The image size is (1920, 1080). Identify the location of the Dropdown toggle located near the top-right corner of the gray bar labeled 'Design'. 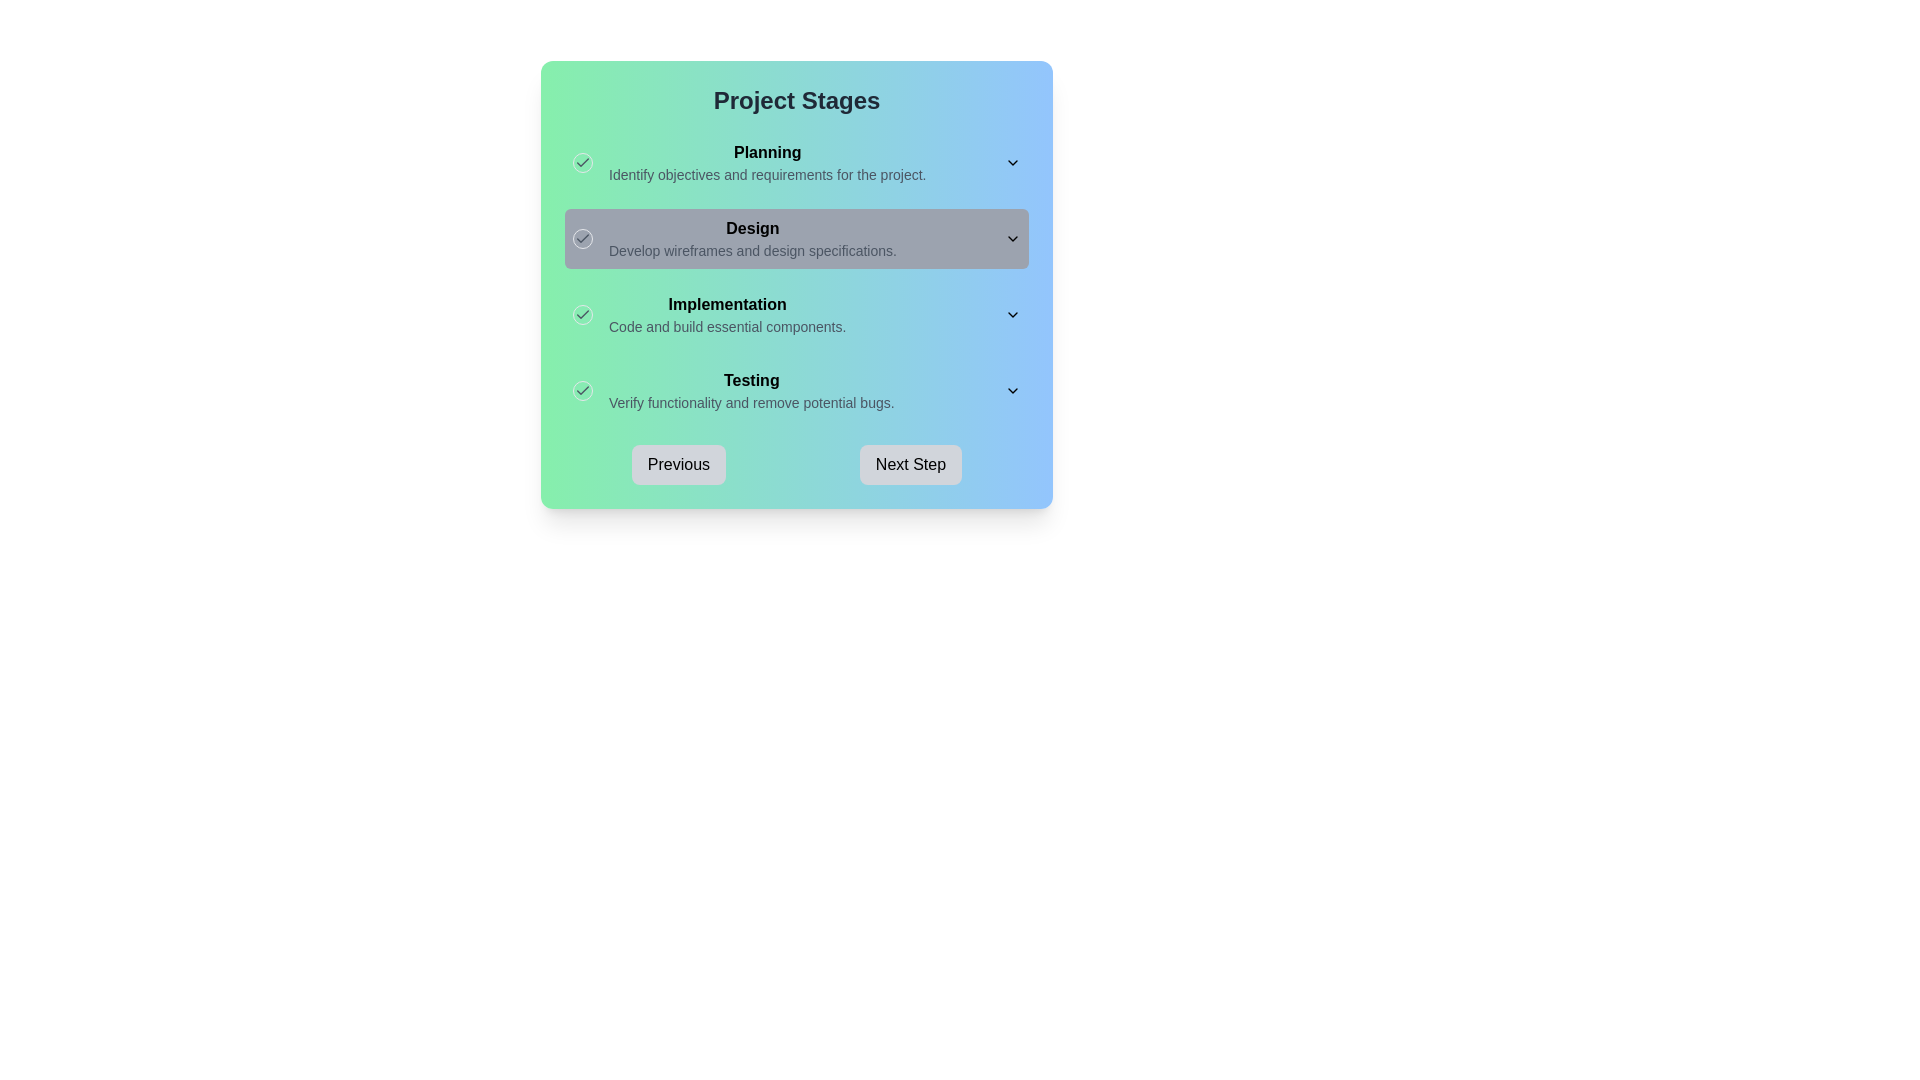
(1012, 238).